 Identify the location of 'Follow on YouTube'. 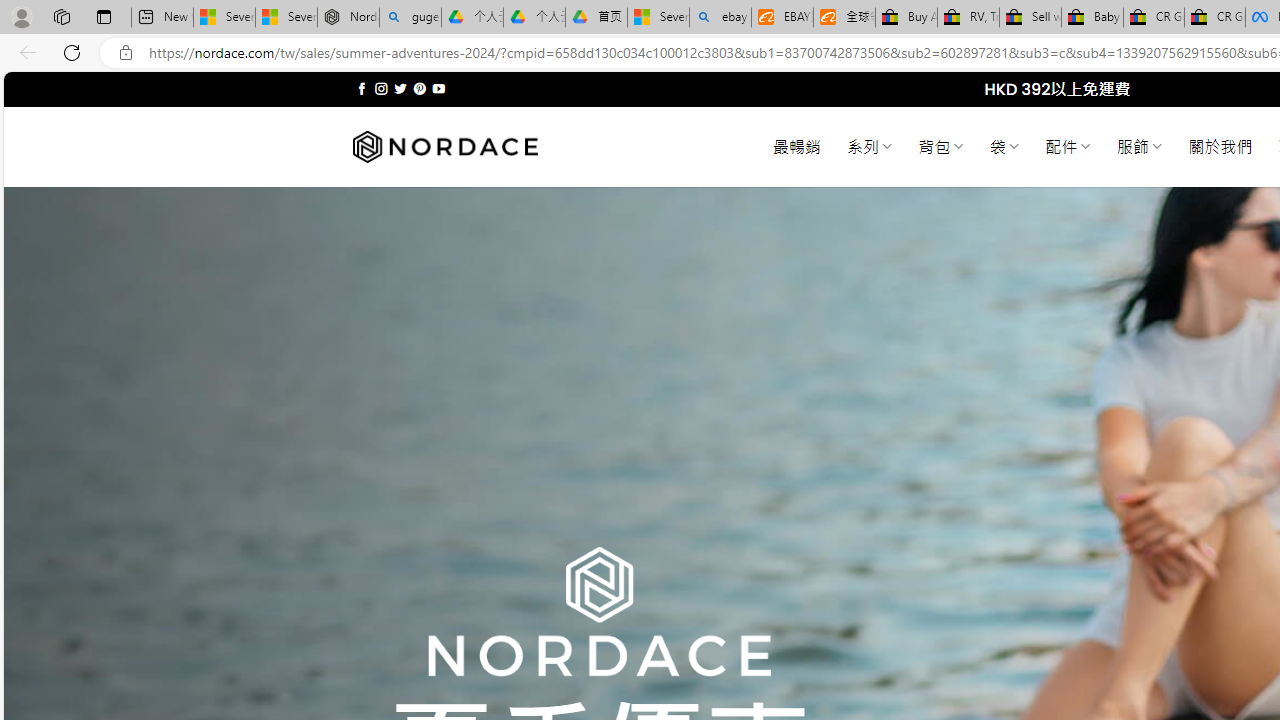
(438, 88).